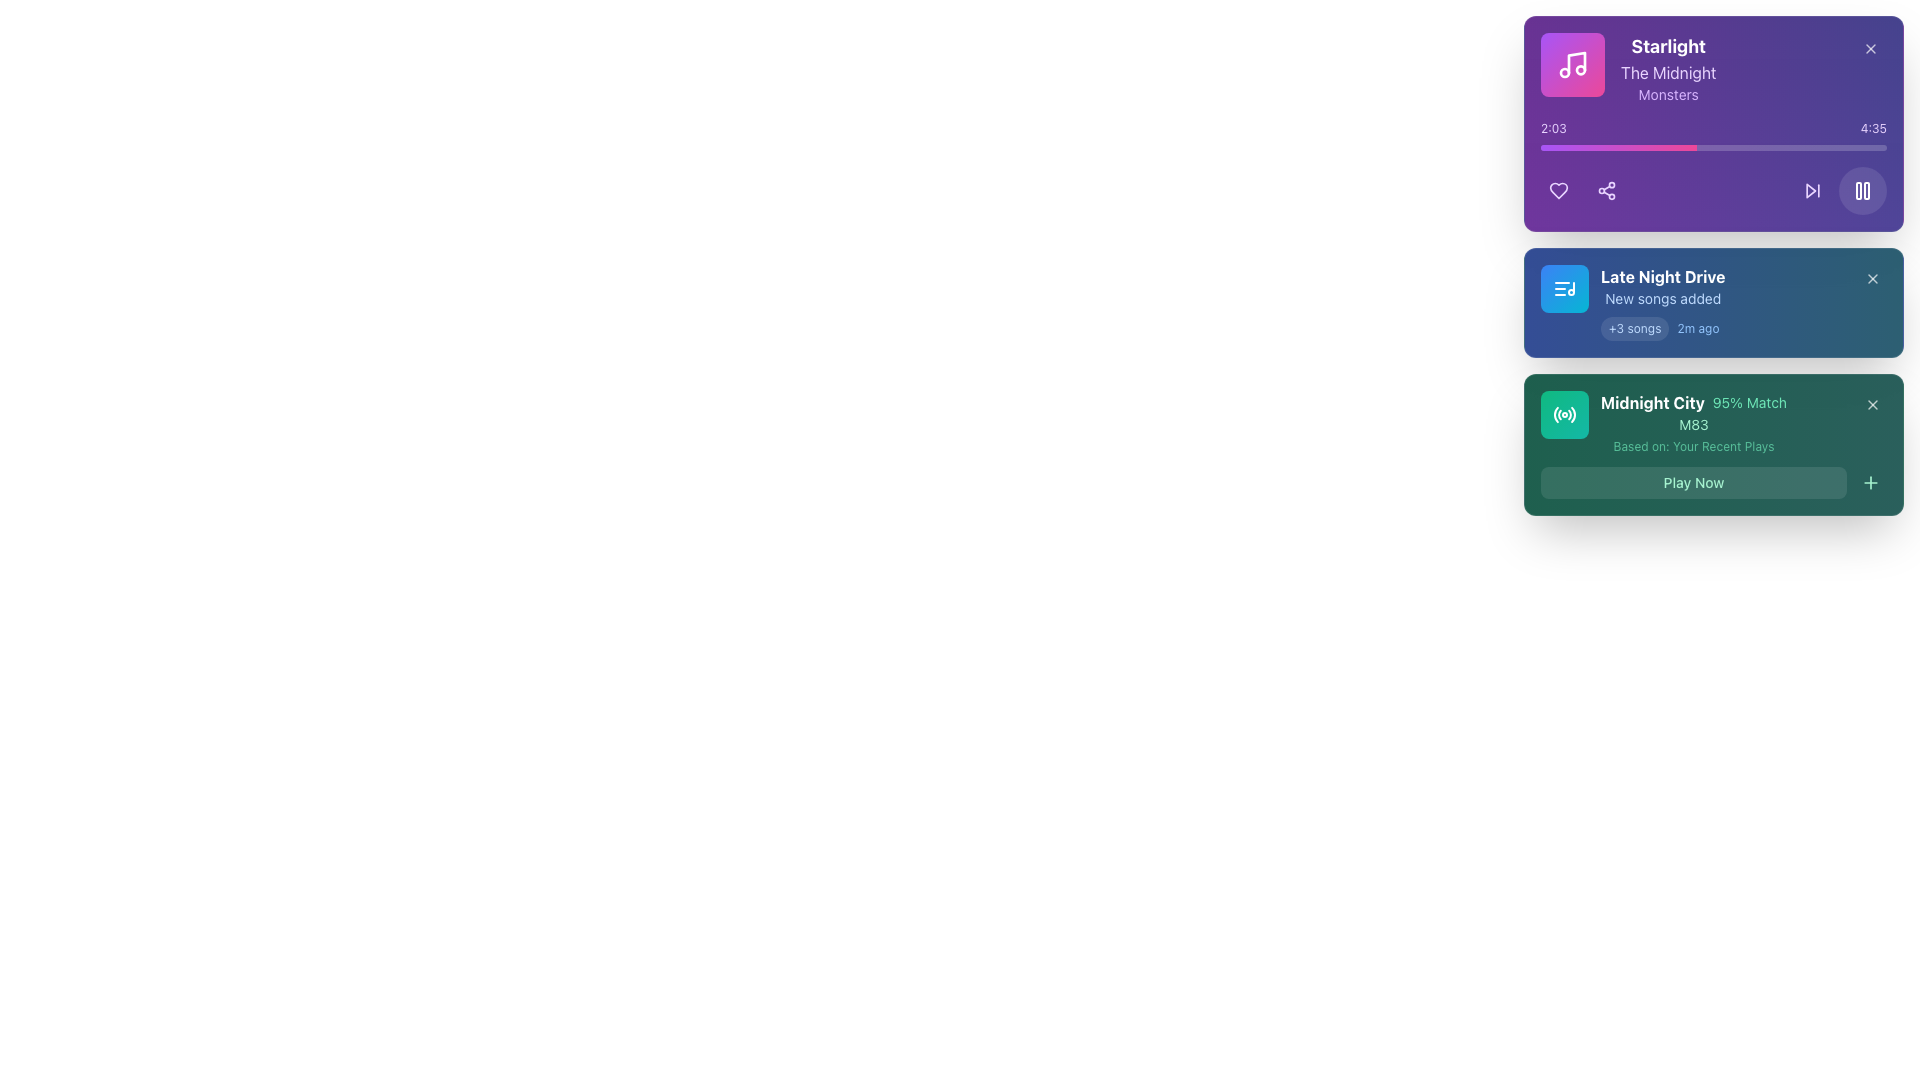 This screenshot has width=1920, height=1080. What do you see at coordinates (1563, 414) in the screenshot?
I see `the icon located at the top-left corner of the 'Midnight City' card, which is the third card in a vertical stack` at bounding box center [1563, 414].